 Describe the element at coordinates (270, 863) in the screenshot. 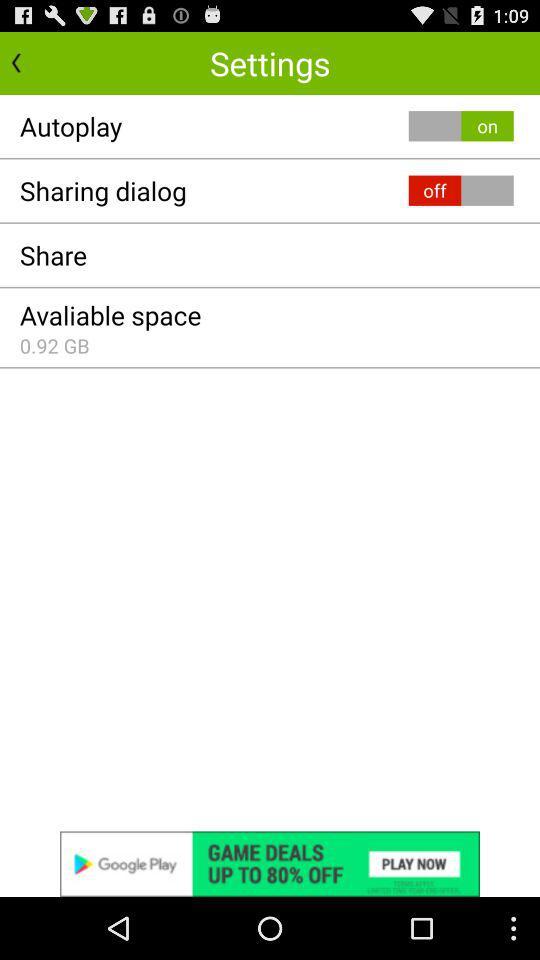

I see `google play store` at that location.